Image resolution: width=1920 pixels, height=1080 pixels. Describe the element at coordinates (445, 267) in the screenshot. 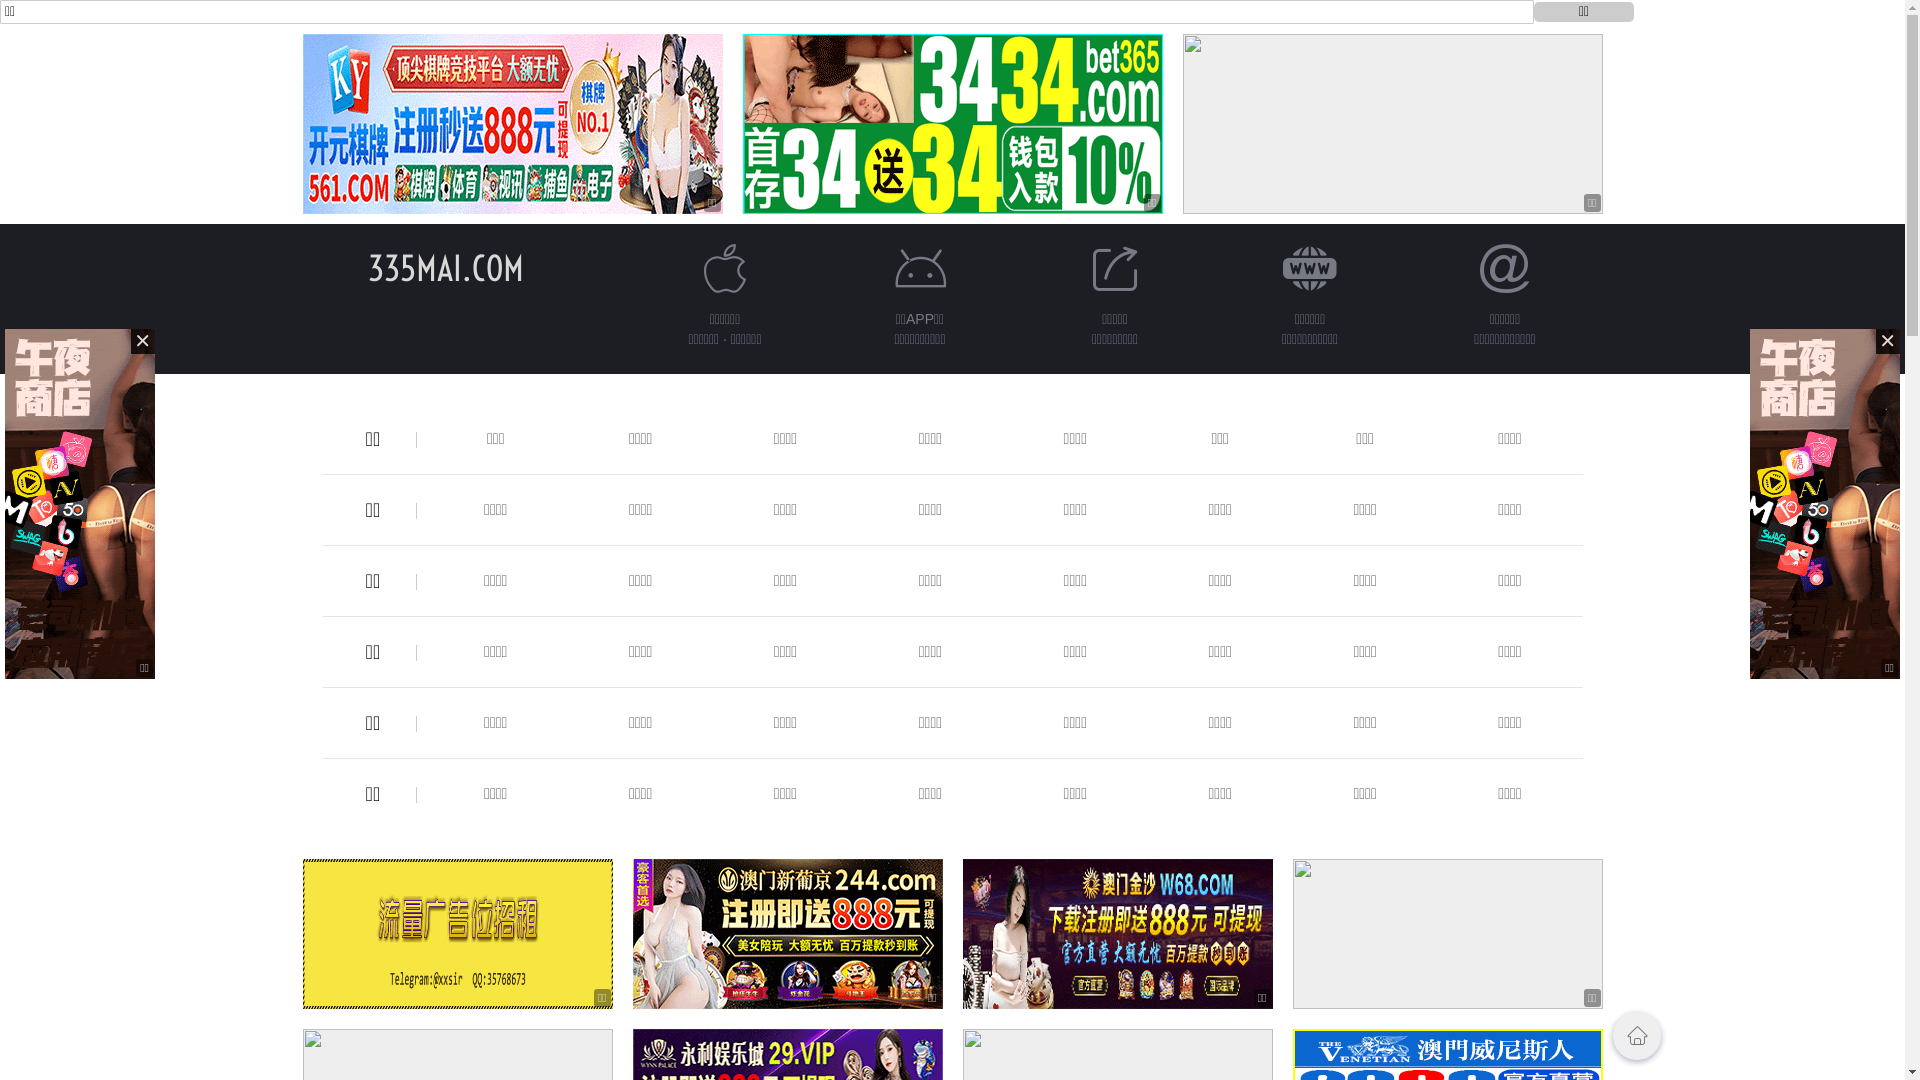

I see `'335MAI.COM'` at that location.